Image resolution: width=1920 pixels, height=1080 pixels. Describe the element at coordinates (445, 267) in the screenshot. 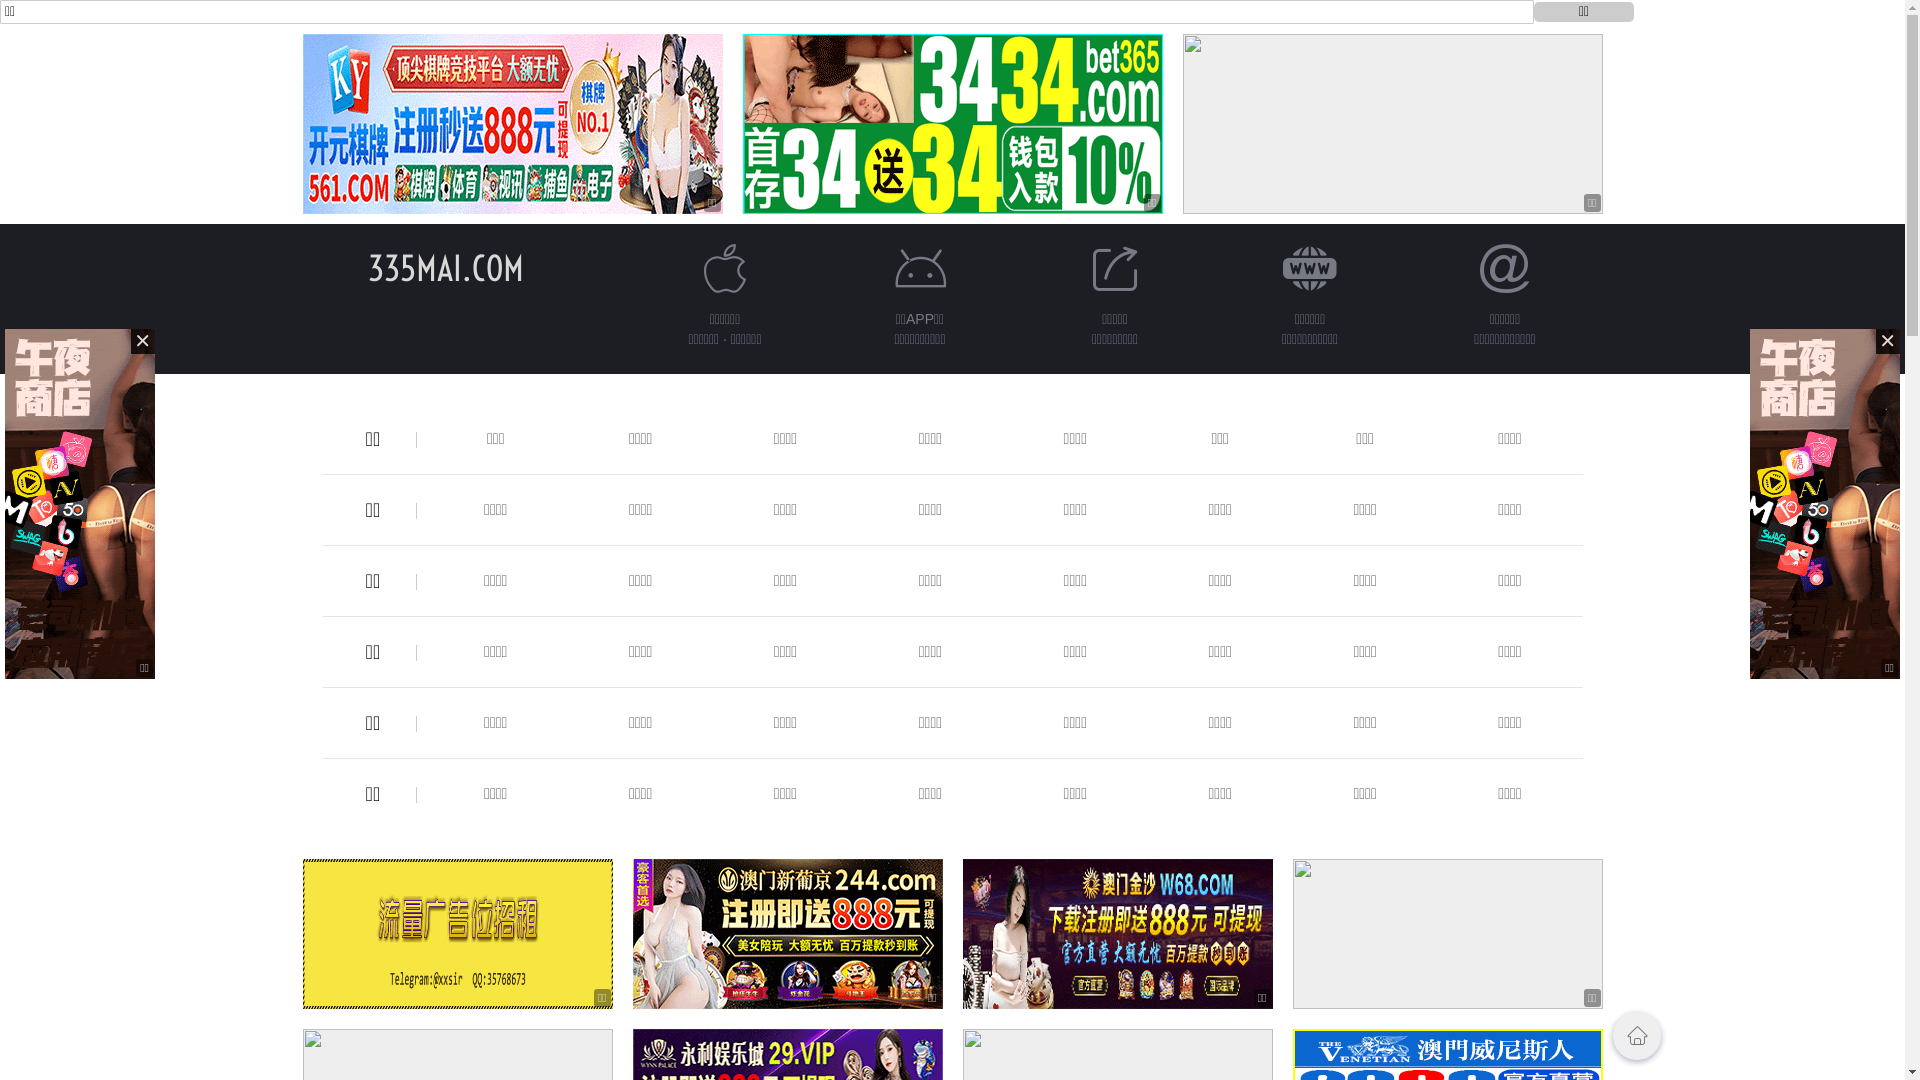

I see `'335MAI.COM'` at that location.